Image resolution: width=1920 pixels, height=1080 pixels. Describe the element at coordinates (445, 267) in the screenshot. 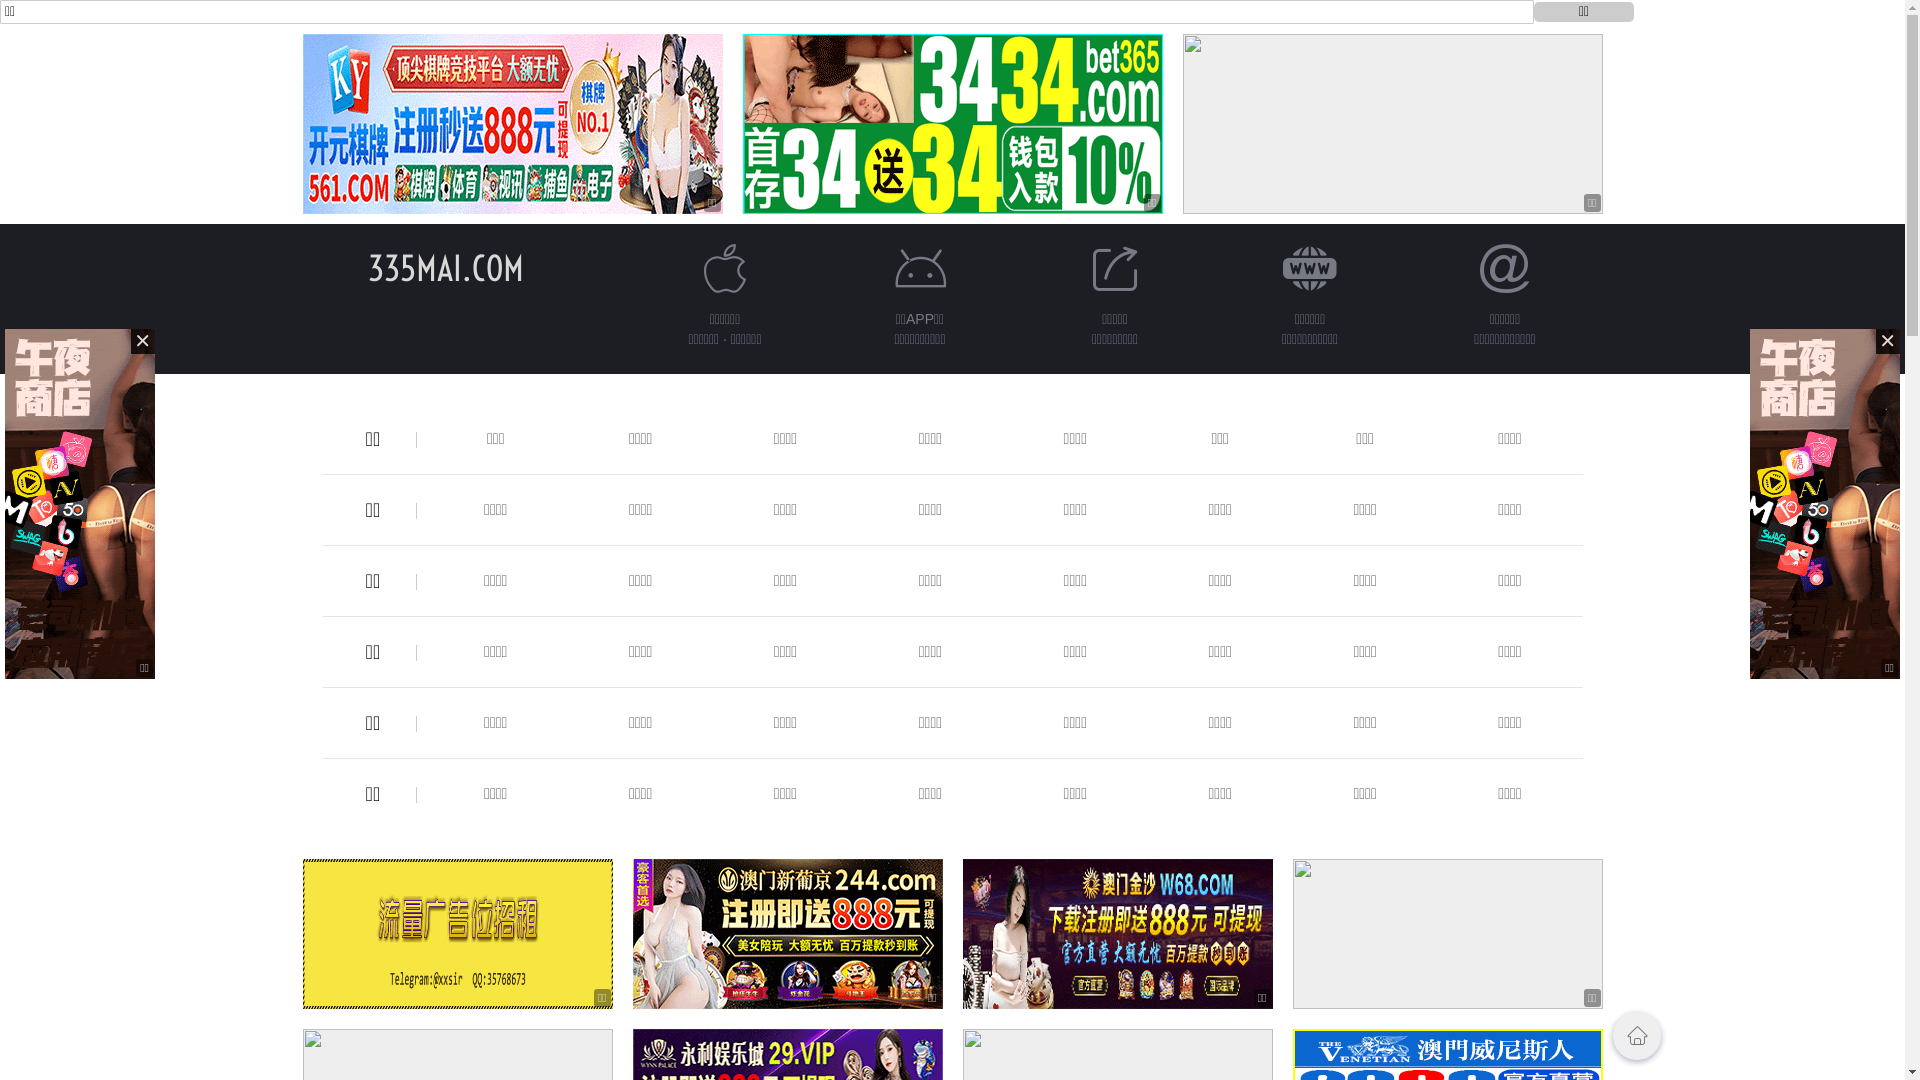

I see `'335MAI.COM'` at that location.